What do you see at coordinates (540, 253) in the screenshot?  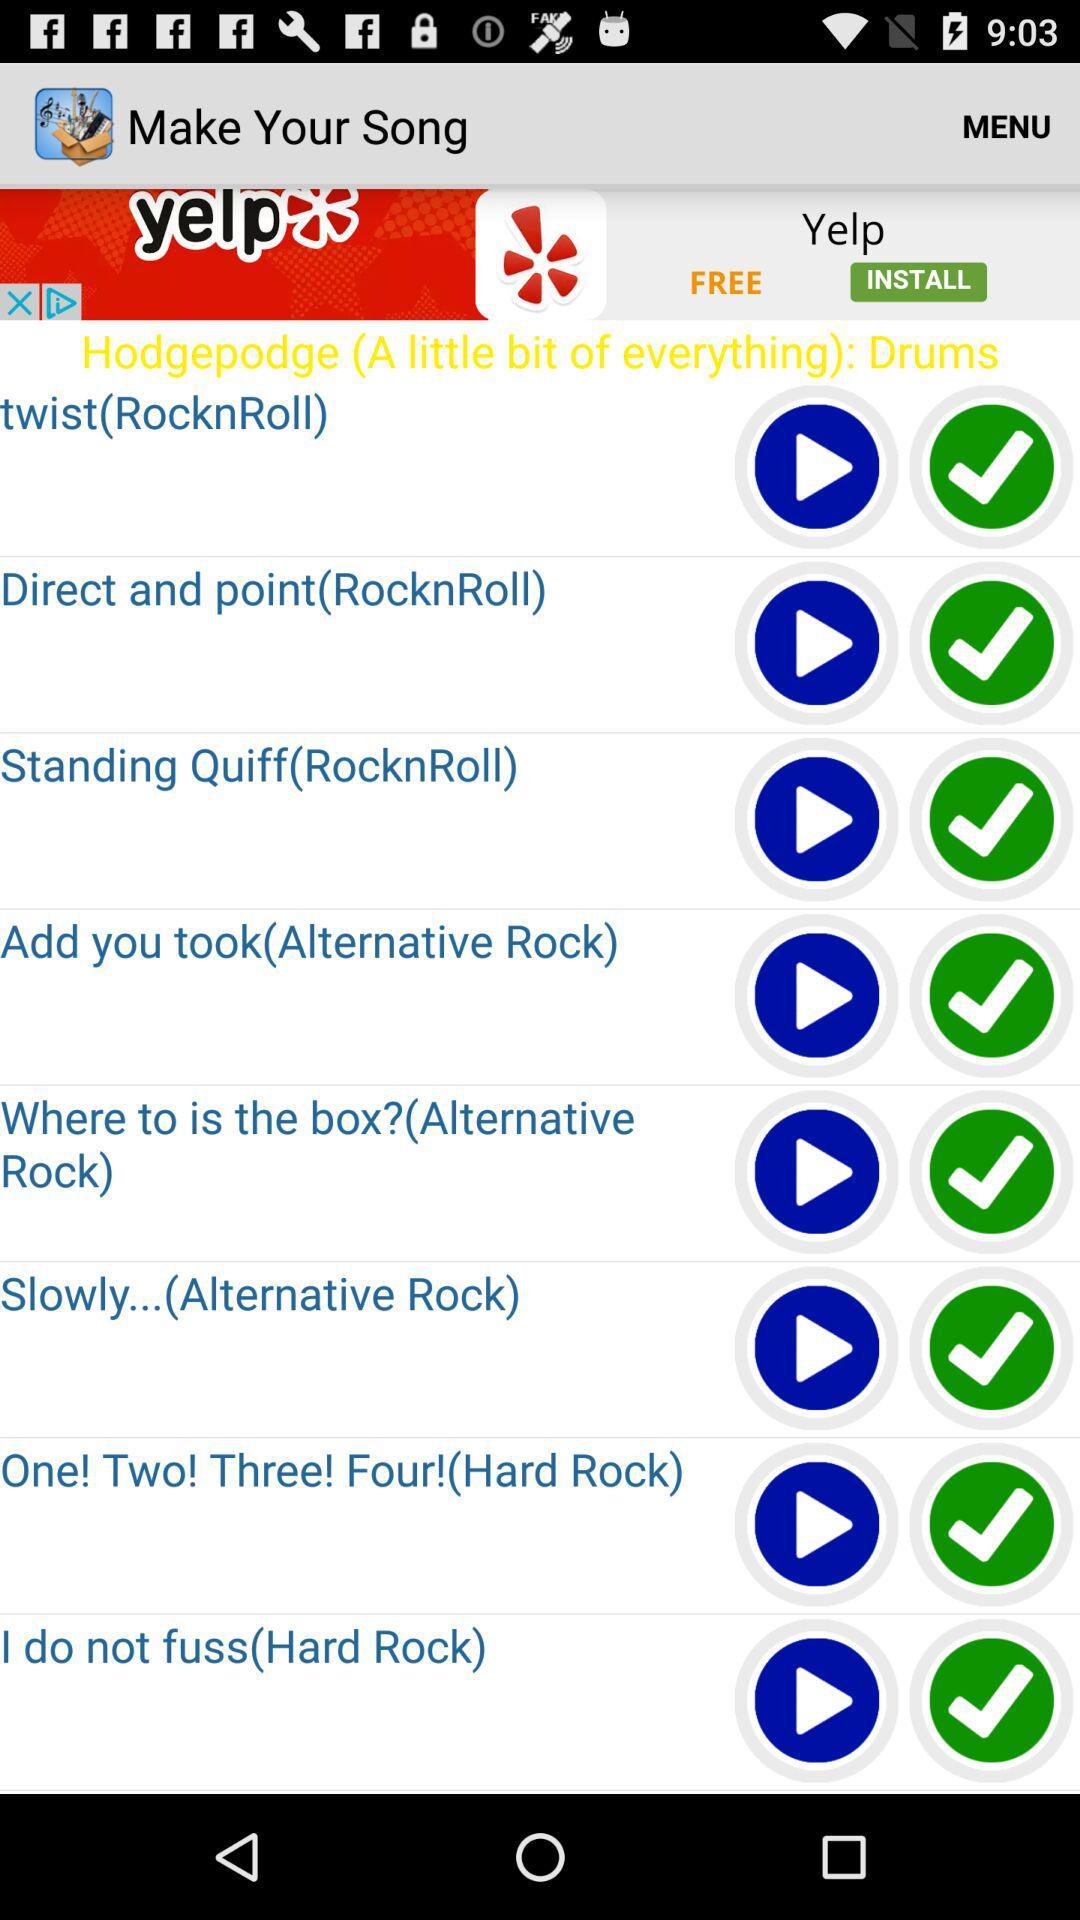 I see `advertisement` at bounding box center [540, 253].